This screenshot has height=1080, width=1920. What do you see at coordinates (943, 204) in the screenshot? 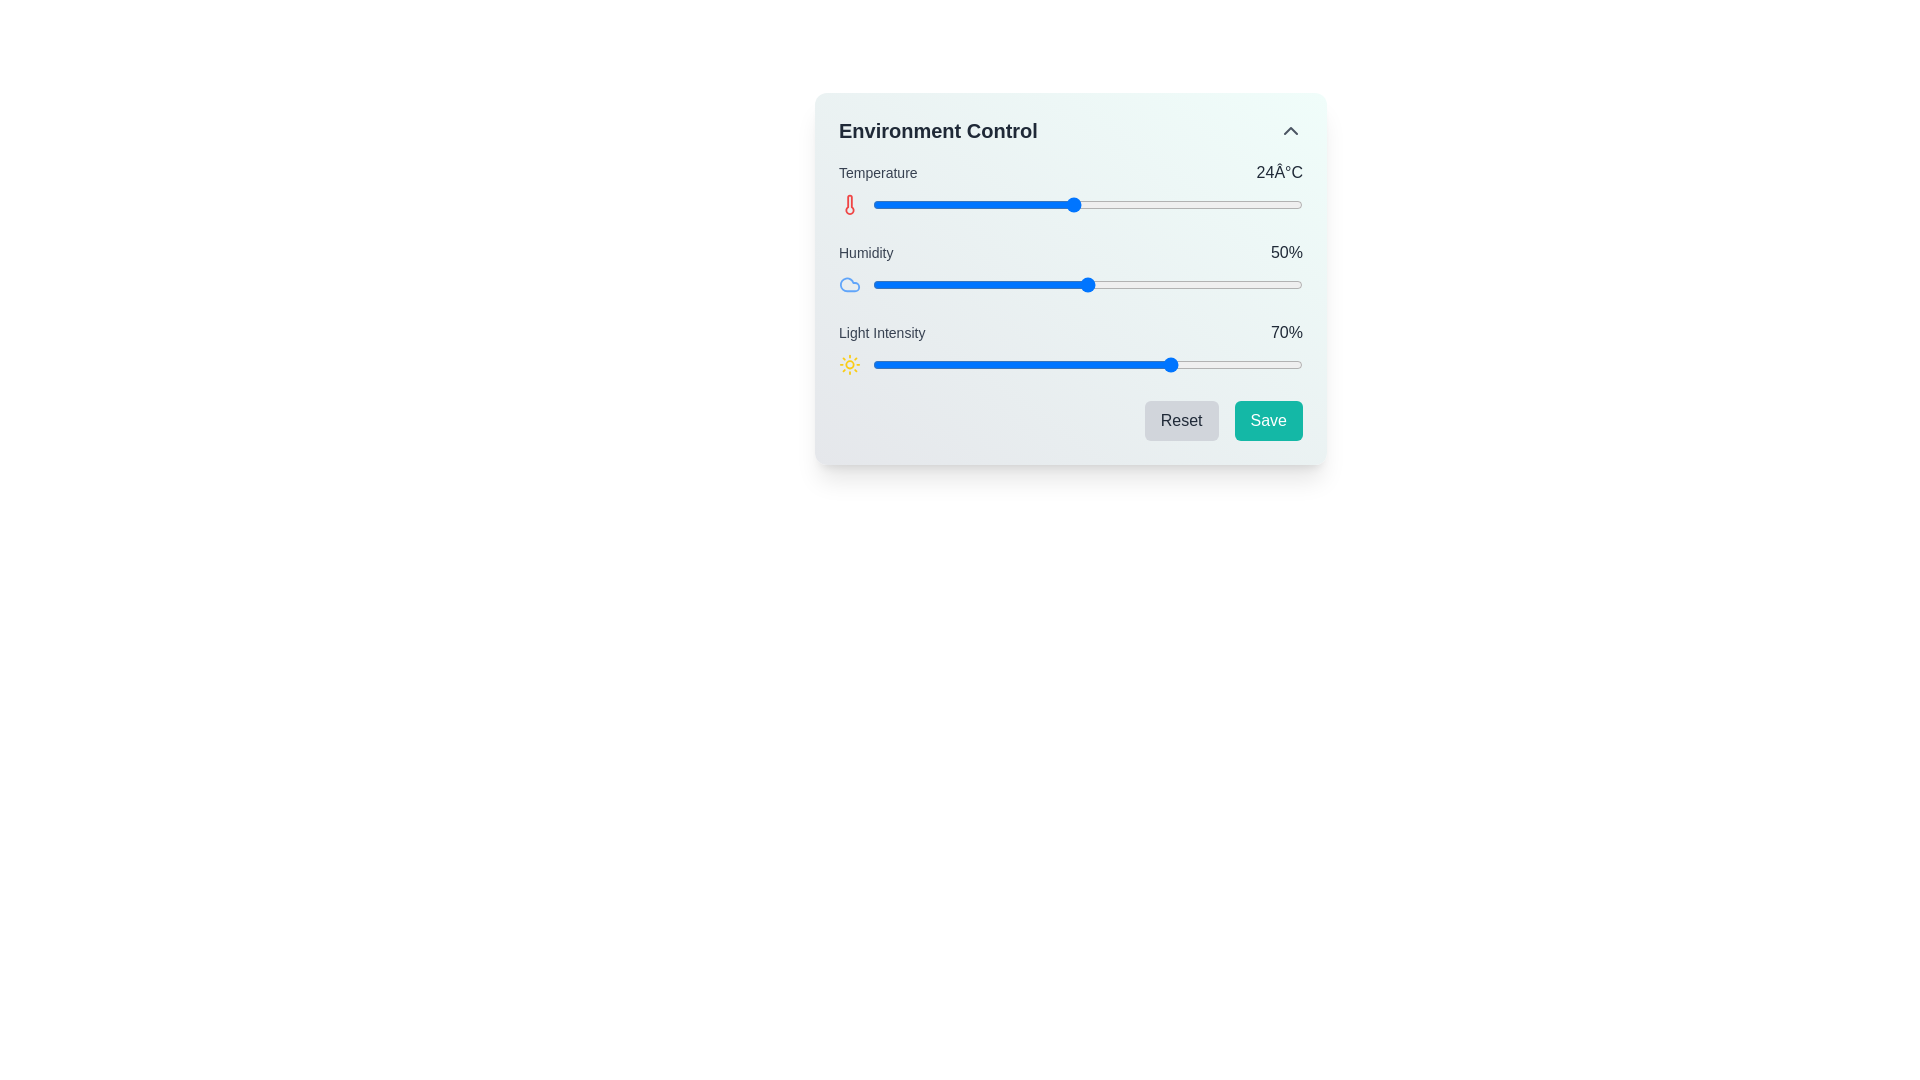
I see `the temperature slider` at bounding box center [943, 204].